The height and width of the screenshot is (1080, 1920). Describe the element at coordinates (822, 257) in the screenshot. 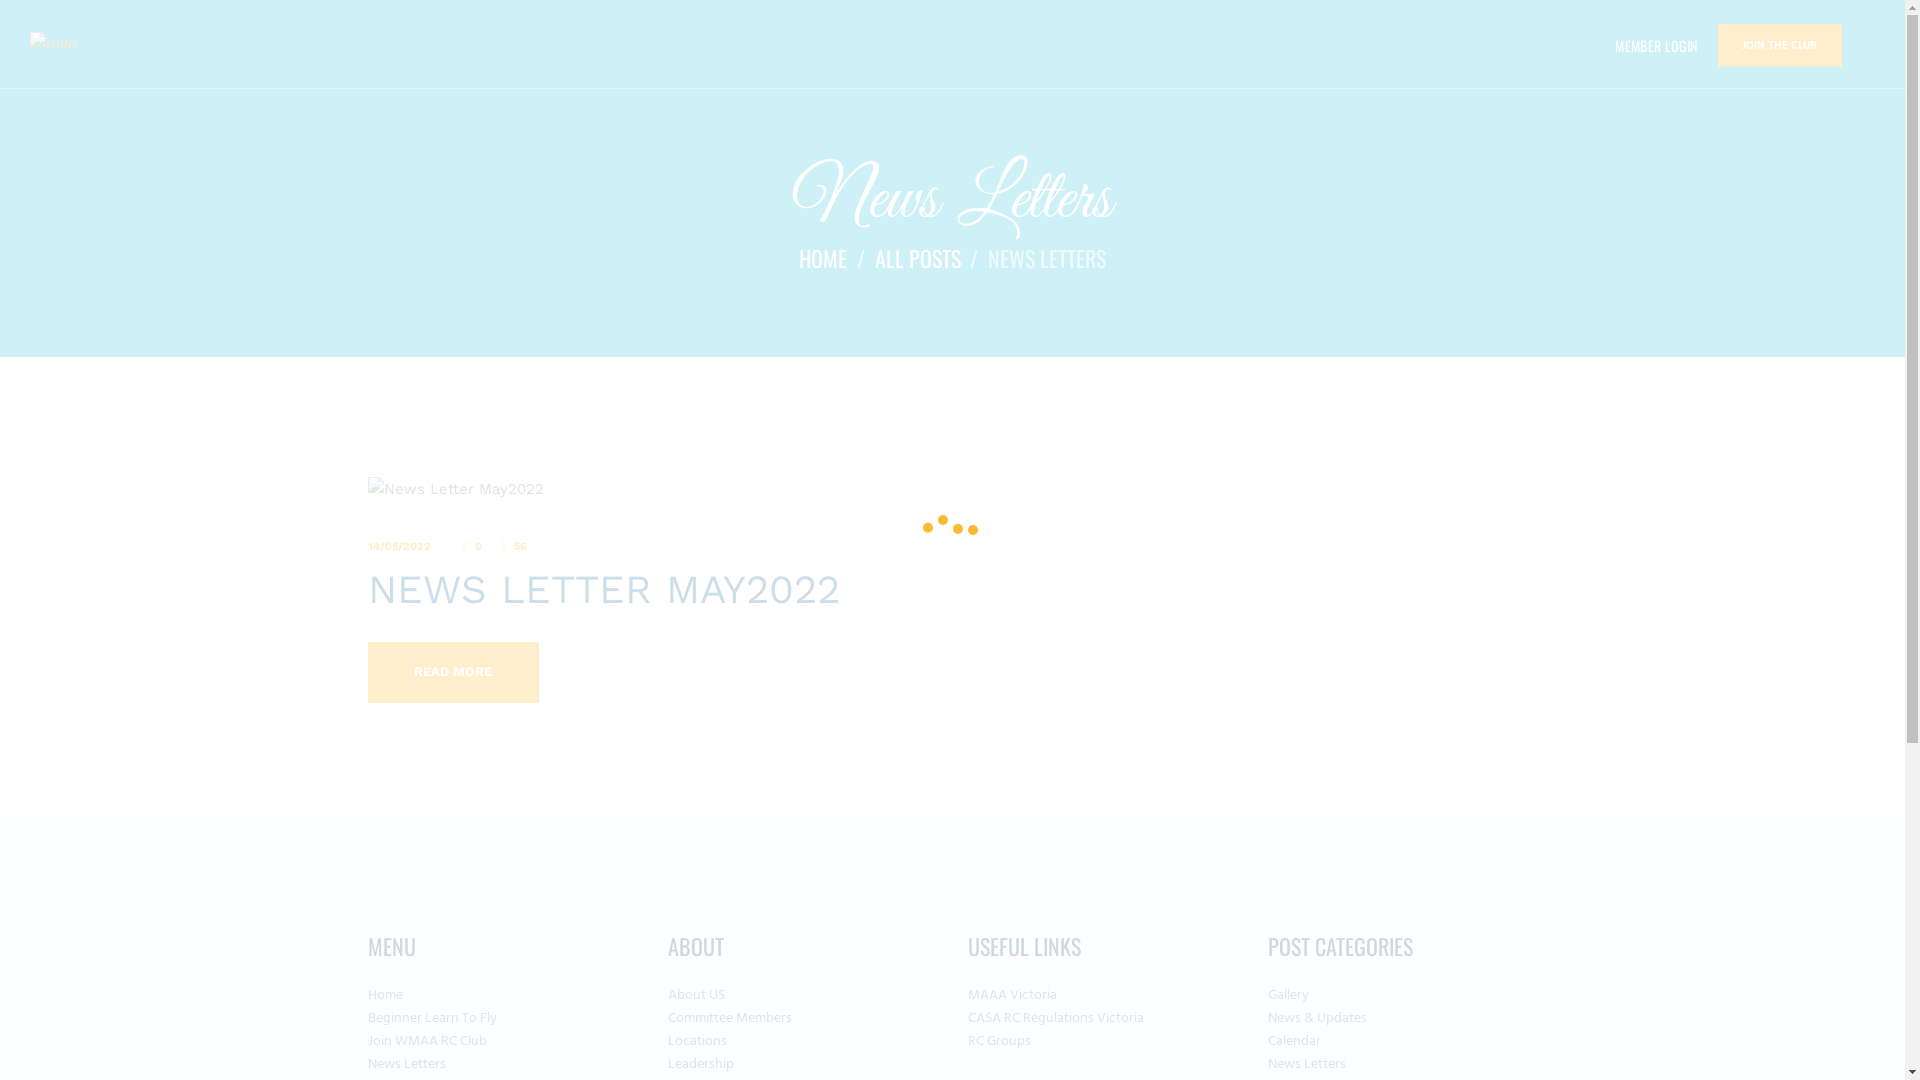

I see `'HOME'` at that location.